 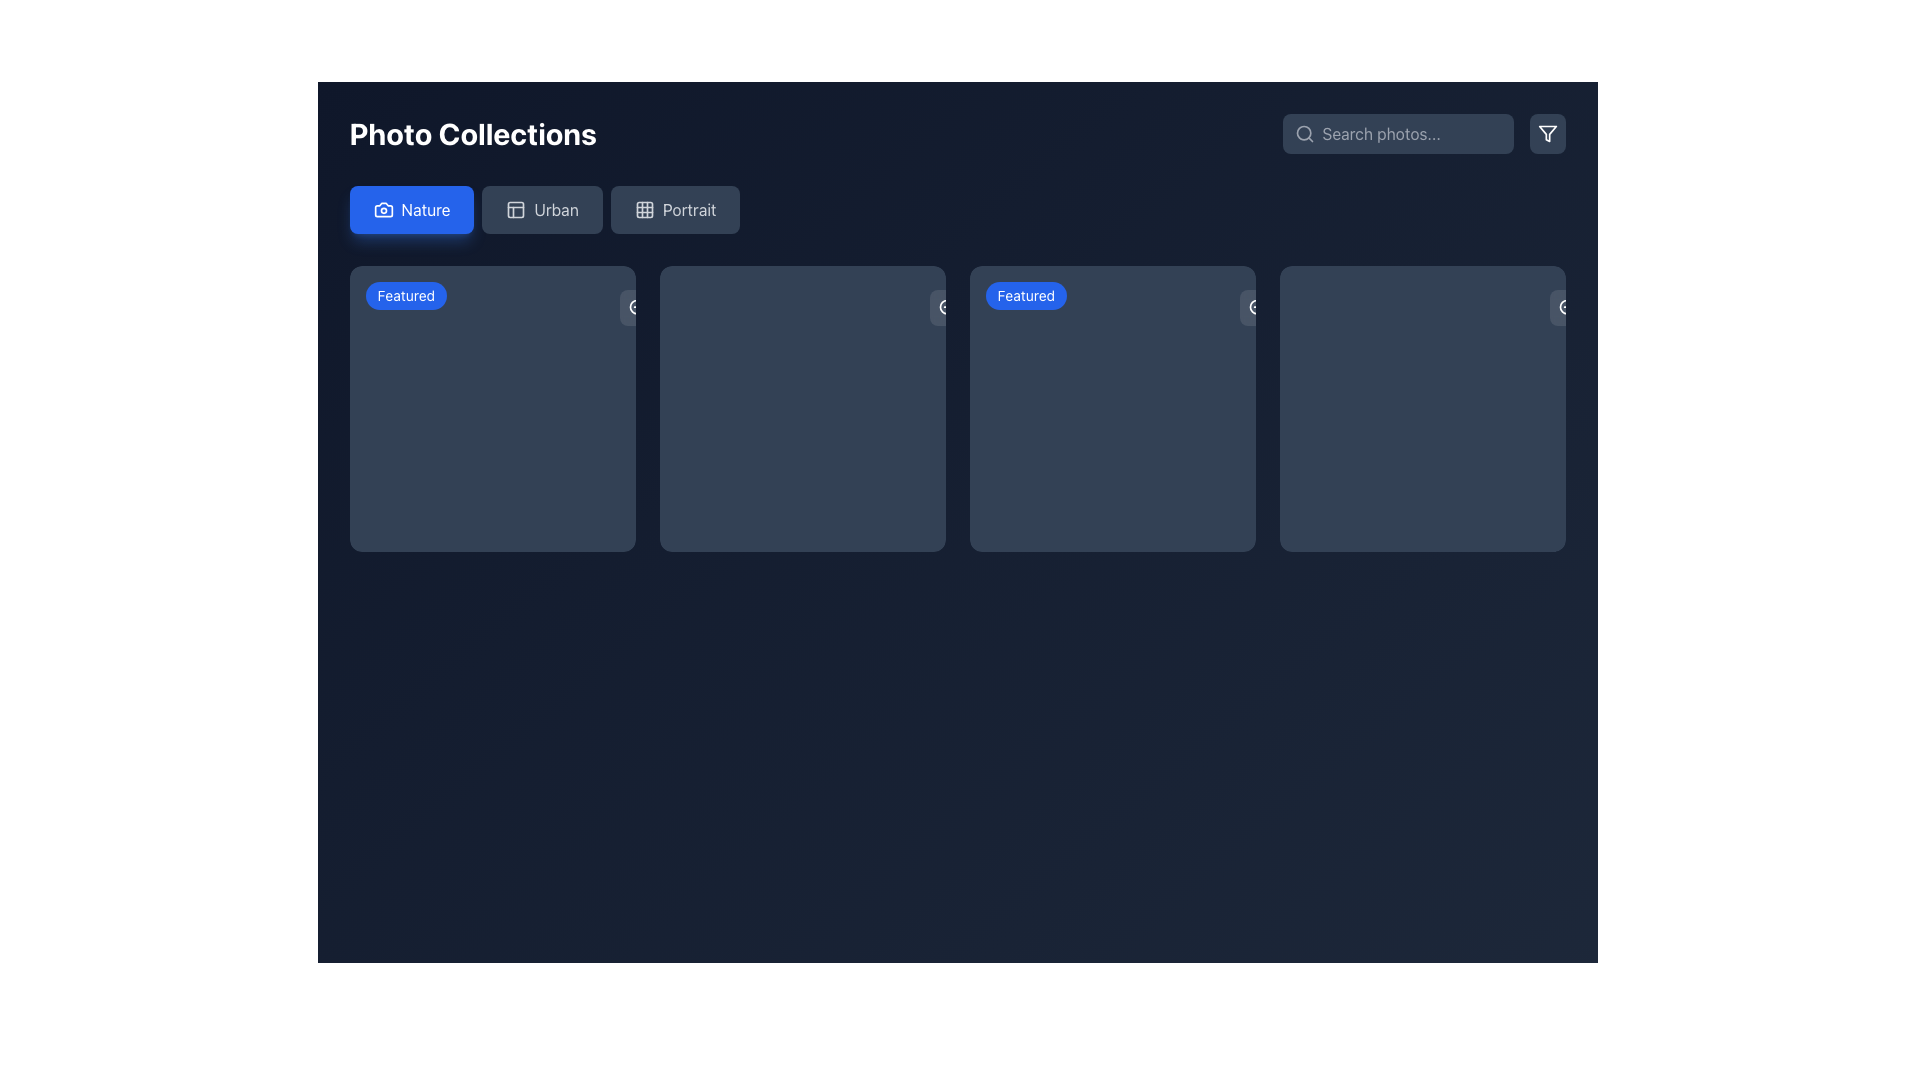 I want to click on the 'Urban' button, which is the second category button from the left in a row of three category buttons labeled 'Nature,' 'Urban,' and 'Portrait.' The button is rounded rectangular with light gray text on a dark gray background, so click(x=556, y=209).